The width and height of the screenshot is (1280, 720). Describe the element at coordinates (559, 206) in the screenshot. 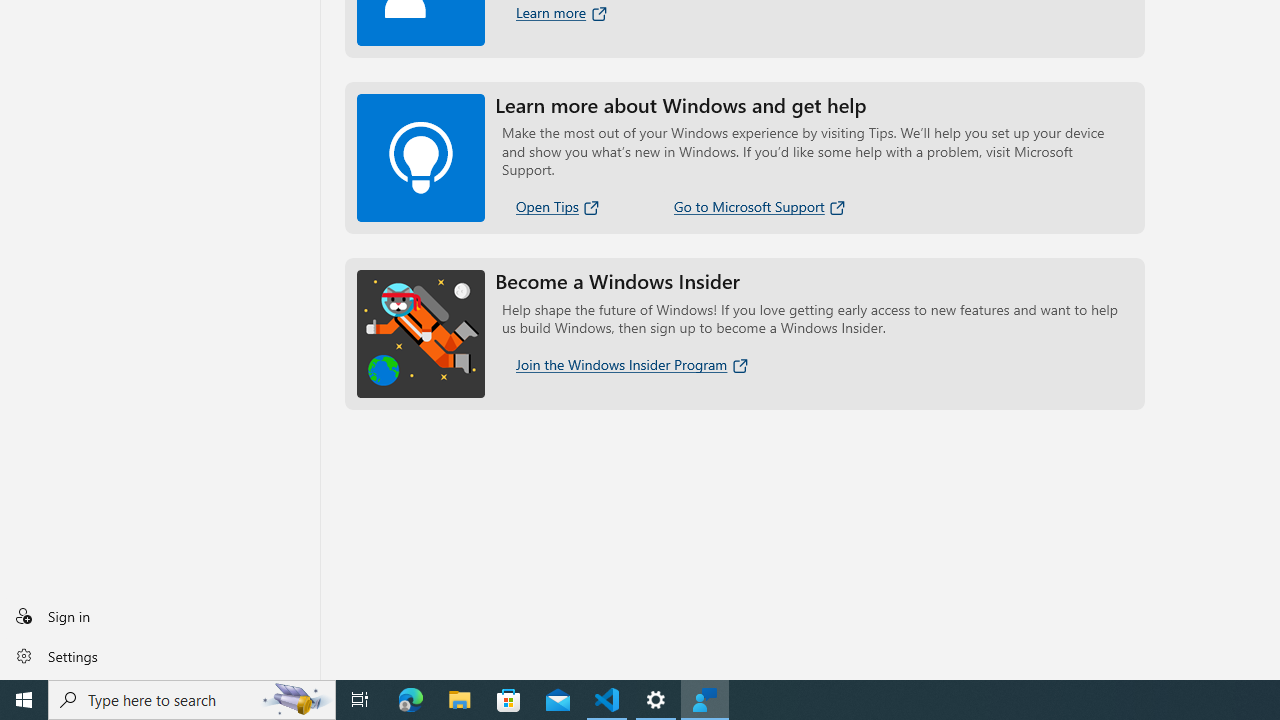

I see `'Open Tips'` at that location.